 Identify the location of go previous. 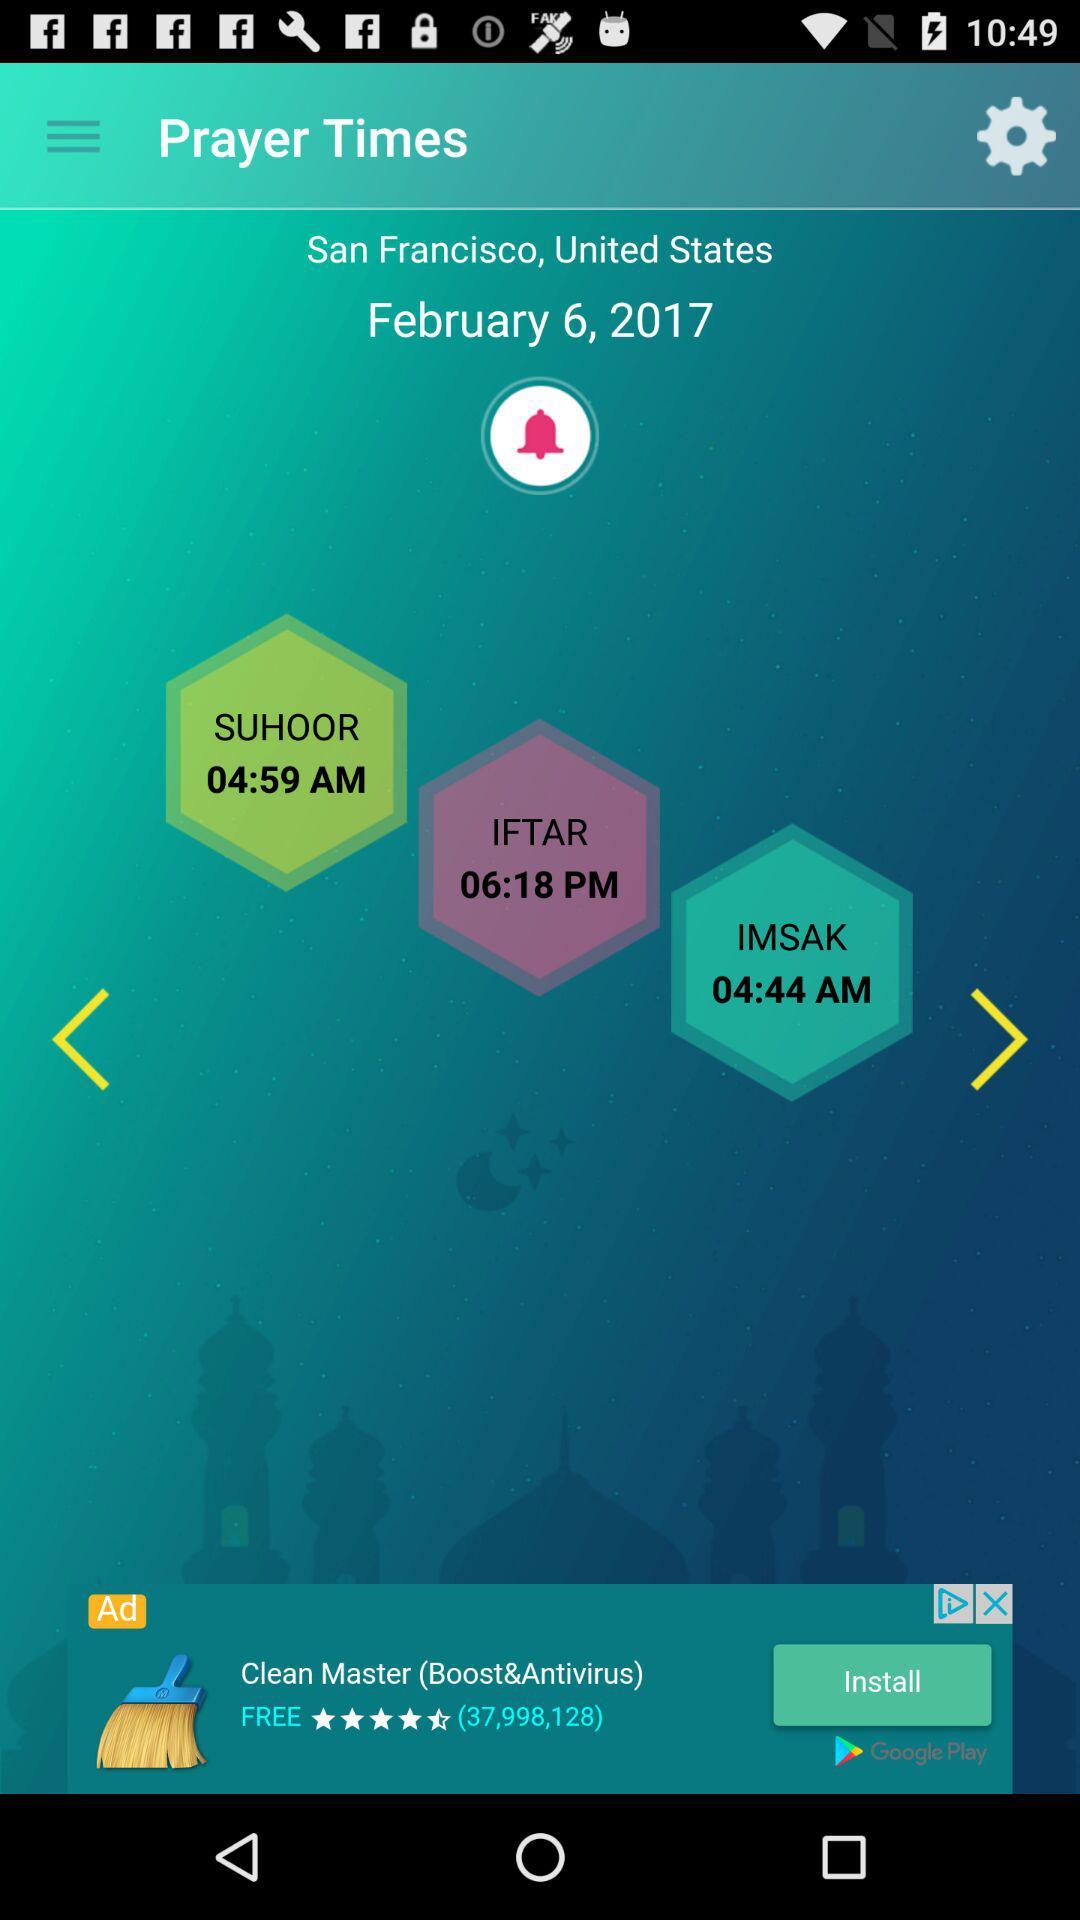
(79, 1039).